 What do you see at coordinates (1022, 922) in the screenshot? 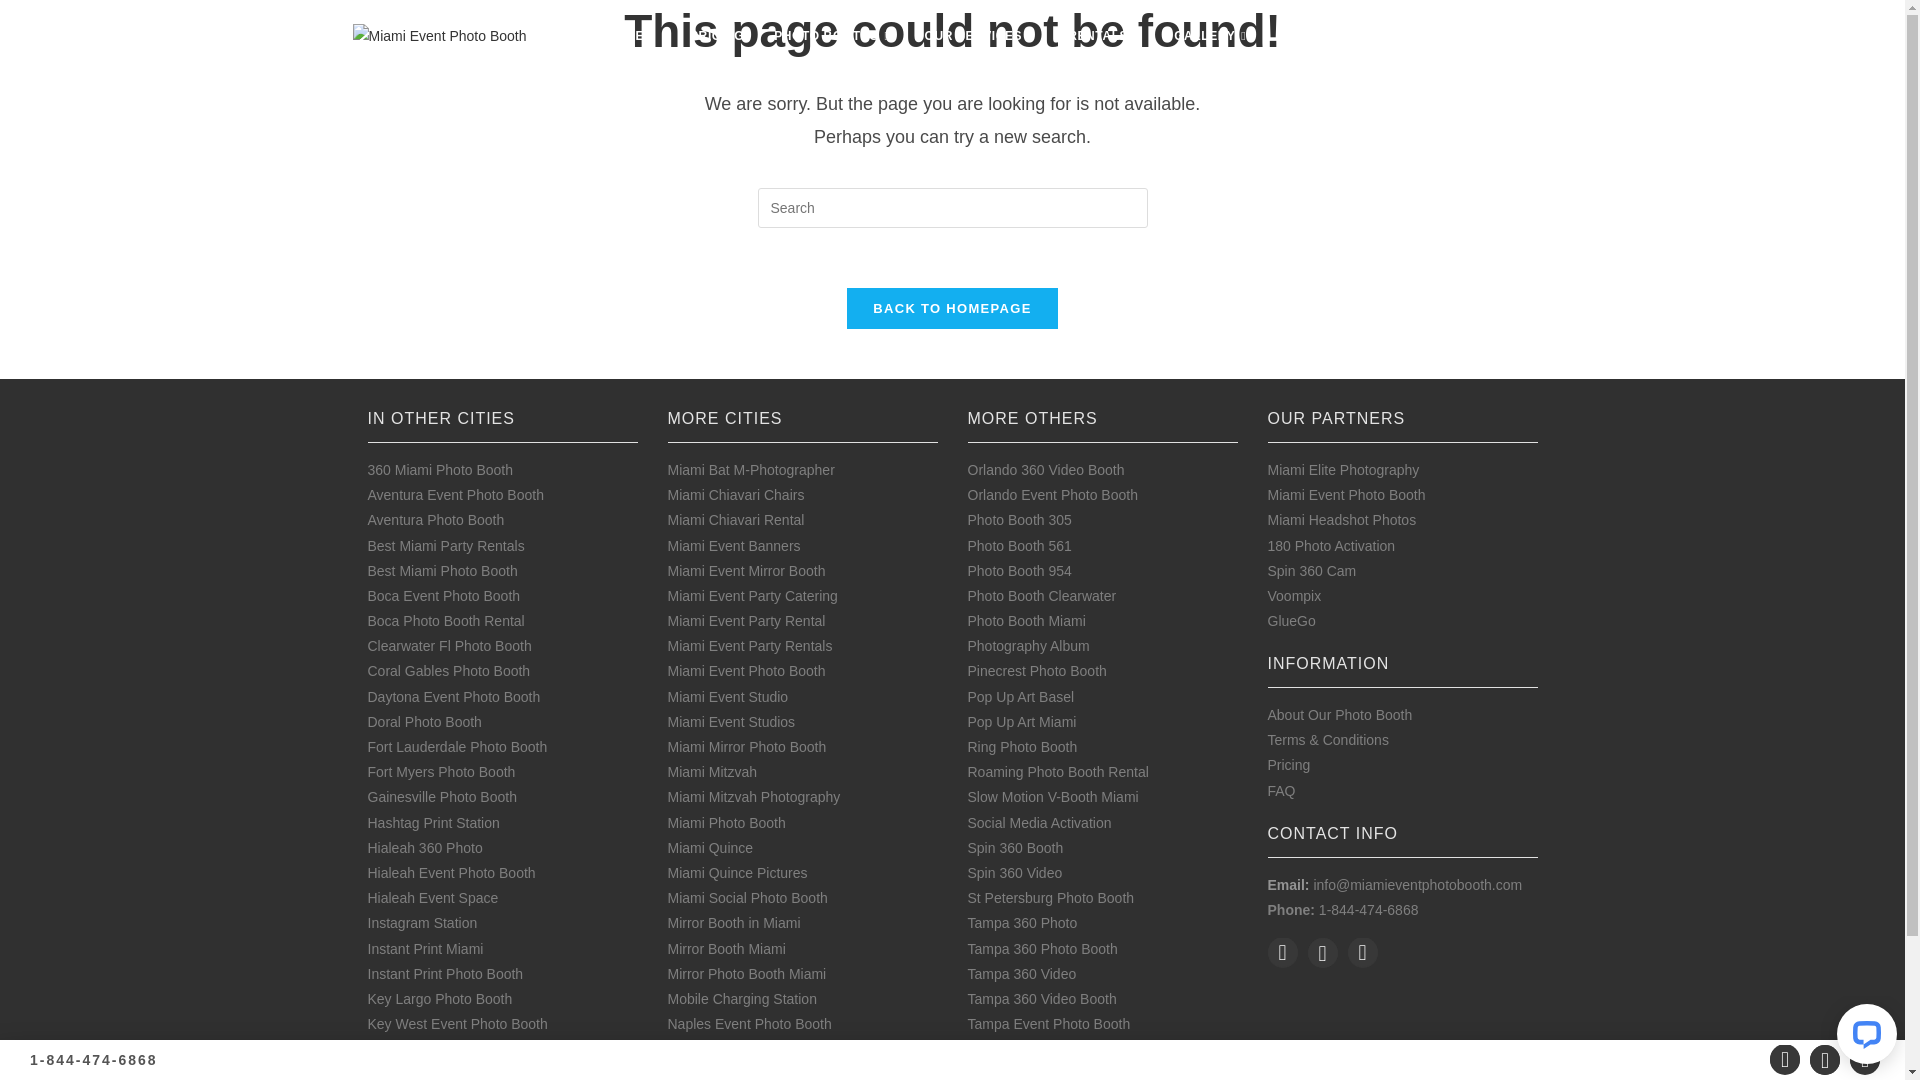
I see `'Tampa 360 Photo'` at bounding box center [1022, 922].